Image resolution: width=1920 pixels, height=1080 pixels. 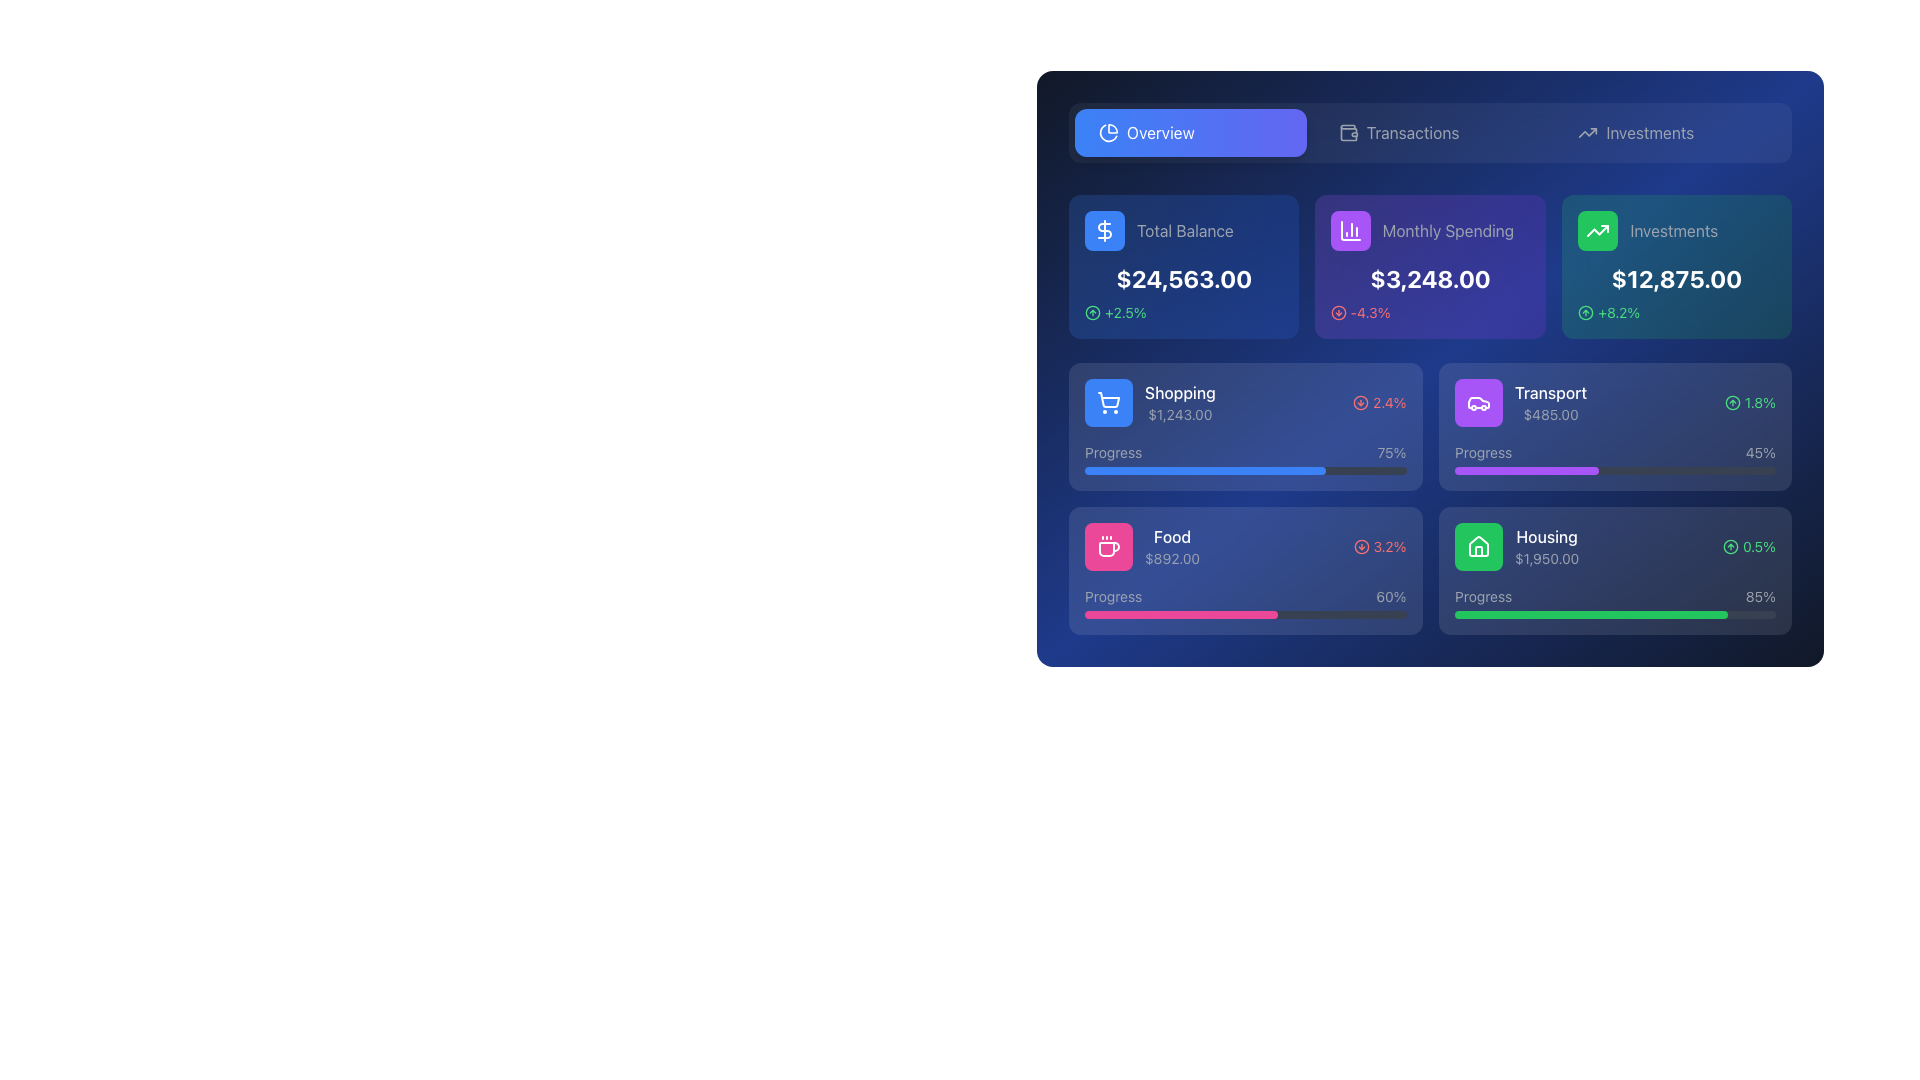 I want to click on the text node displaying '0.5%' with a green font and a circle-arrow-up icon, located in the bottom-right corner of the 'Housing' card, so click(x=1748, y=547).